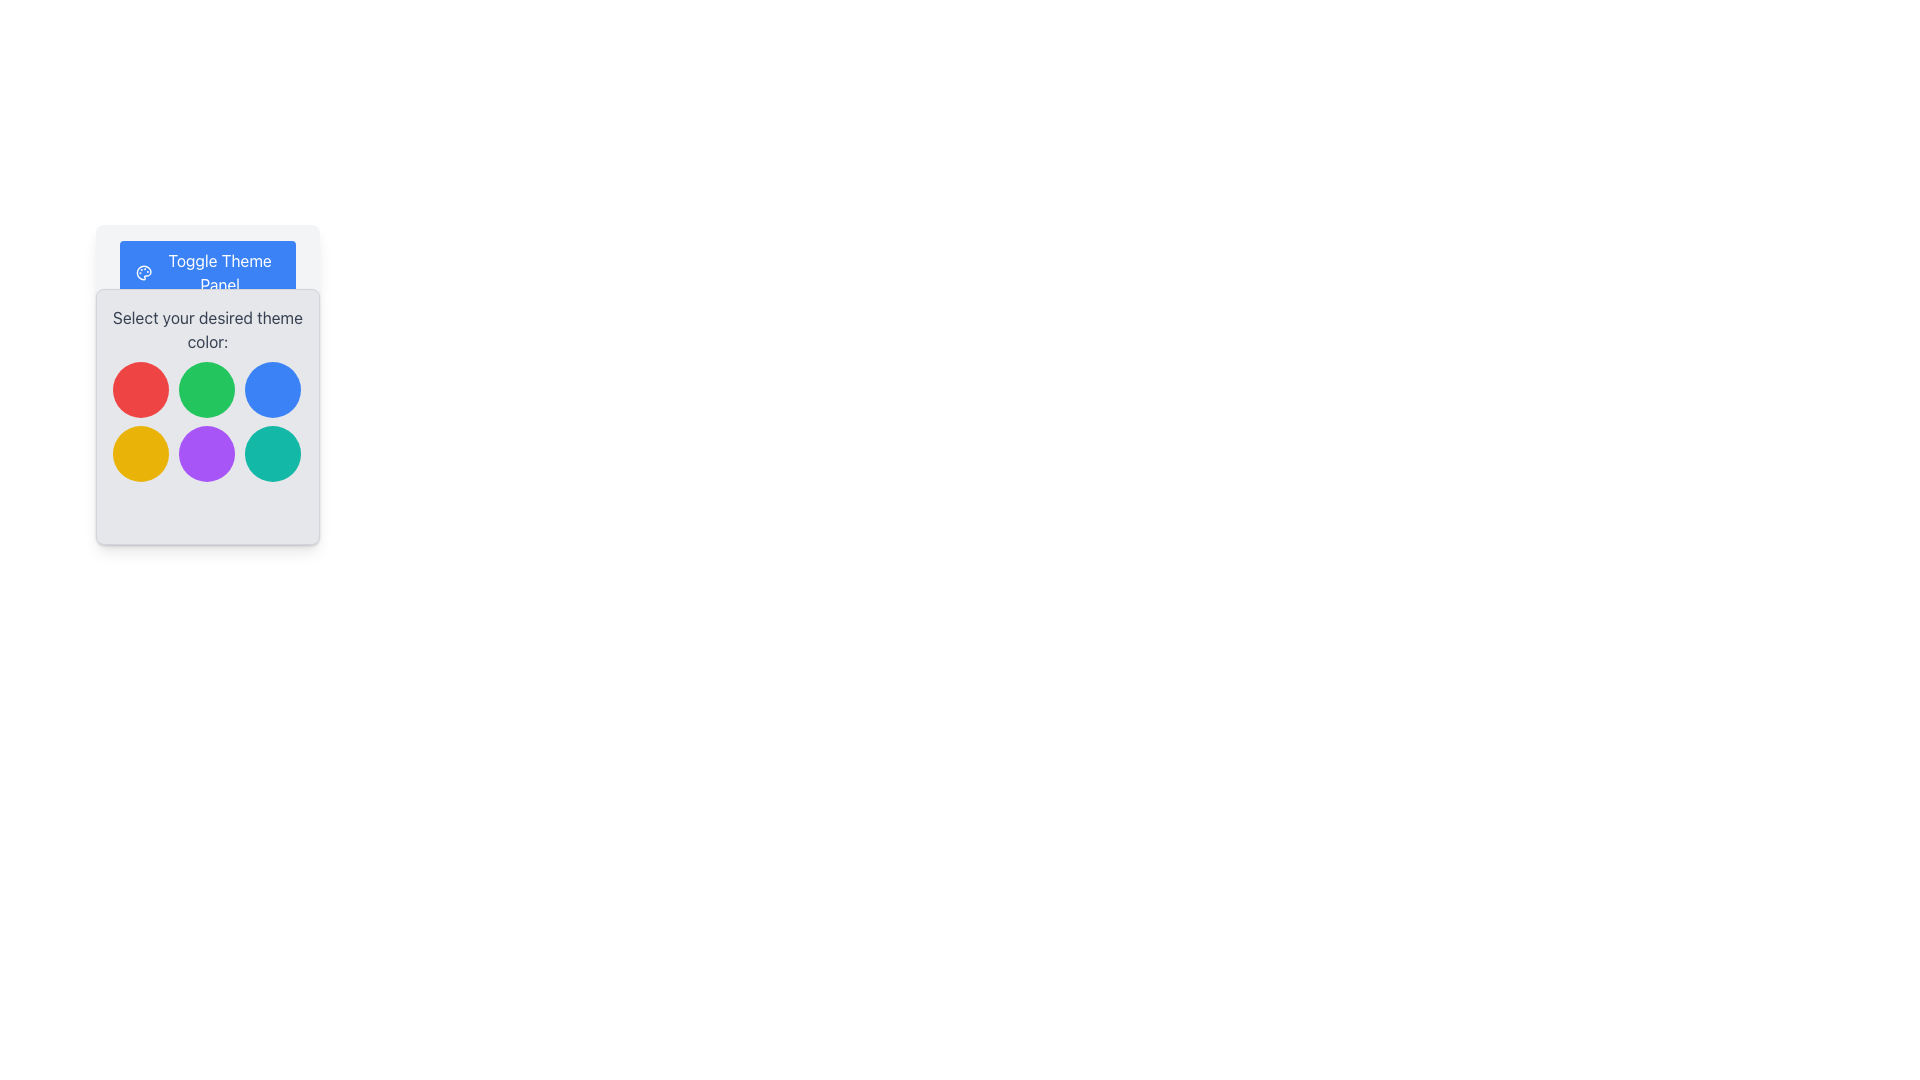 The width and height of the screenshot is (1920, 1080). What do you see at coordinates (143, 273) in the screenshot?
I see `the painter's palette icon located to the left of the 'Toggle Theme Panel' button for accessibility purposes` at bounding box center [143, 273].